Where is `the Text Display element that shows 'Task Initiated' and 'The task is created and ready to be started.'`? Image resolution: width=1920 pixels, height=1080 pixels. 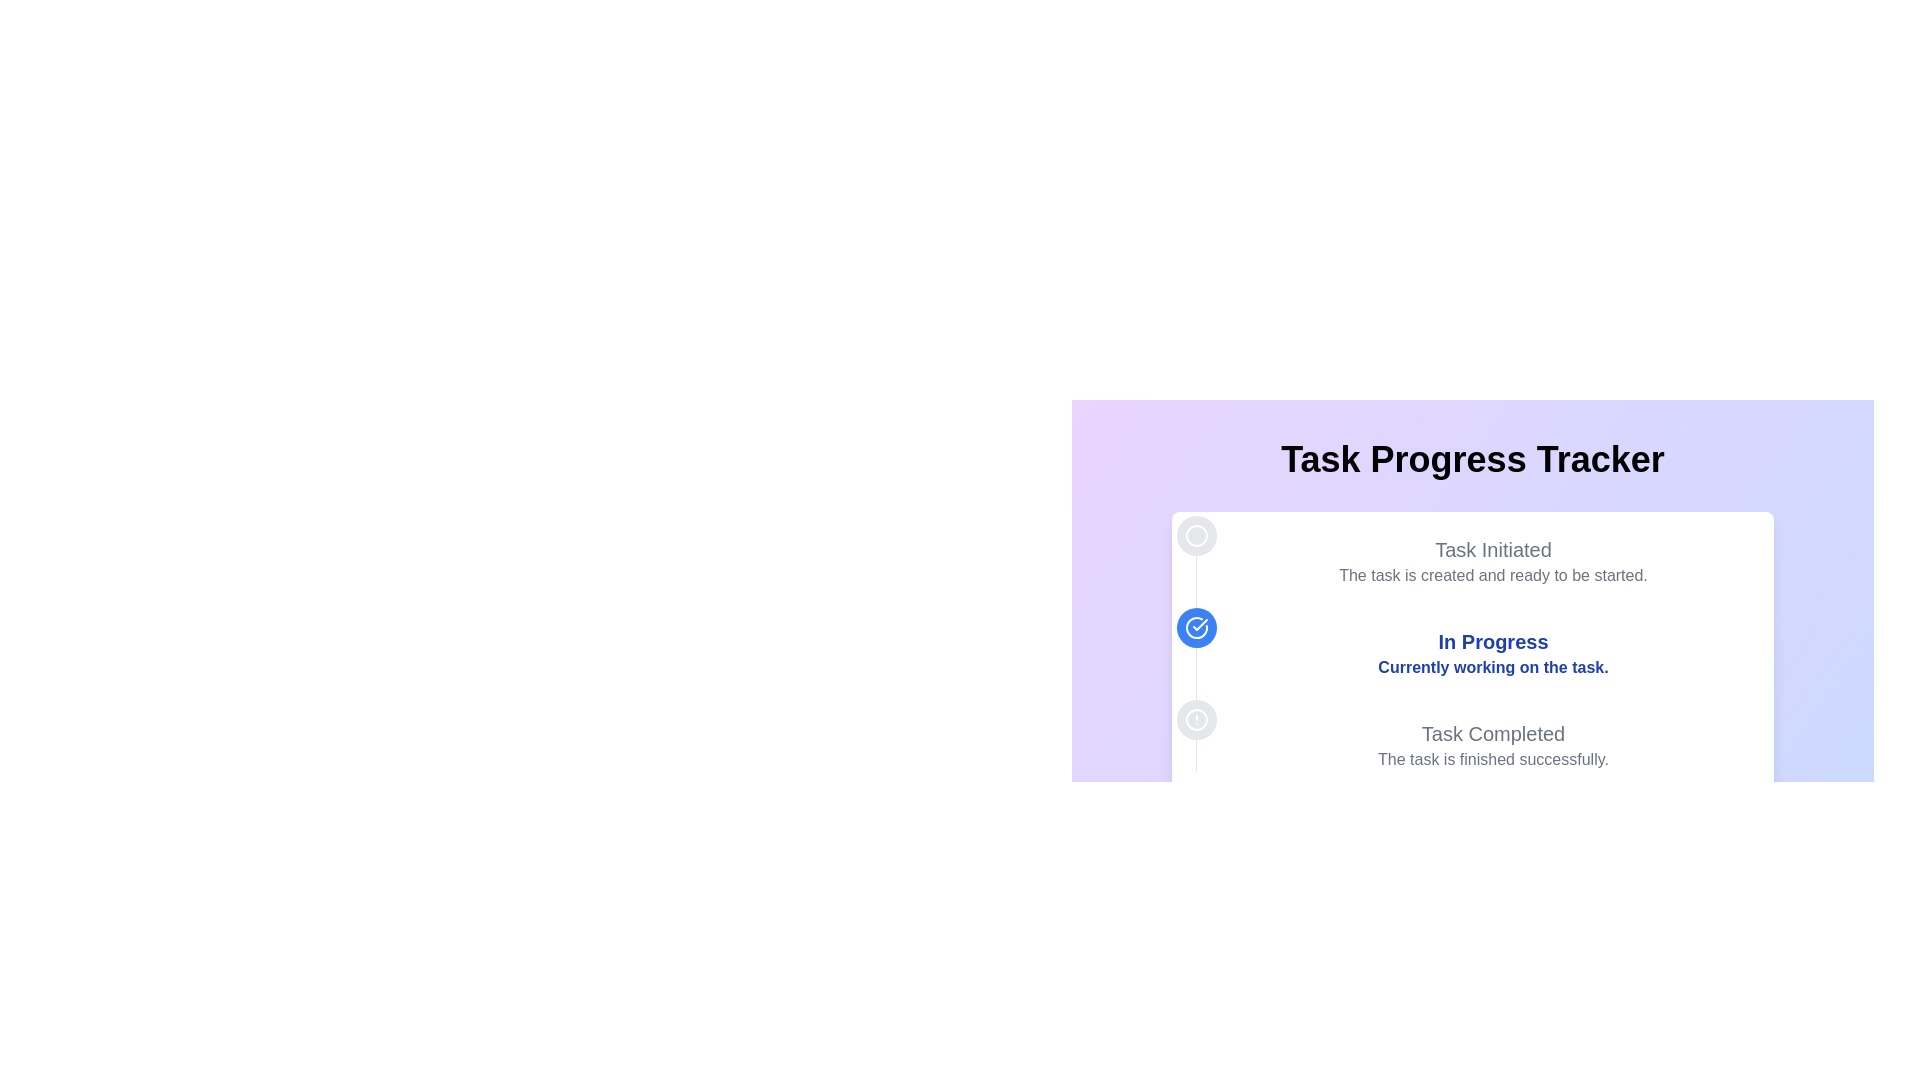
the Text Display element that shows 'Task Initiated' and 'The task is created and ready to be started.' is located at coordinates (1473, 562).